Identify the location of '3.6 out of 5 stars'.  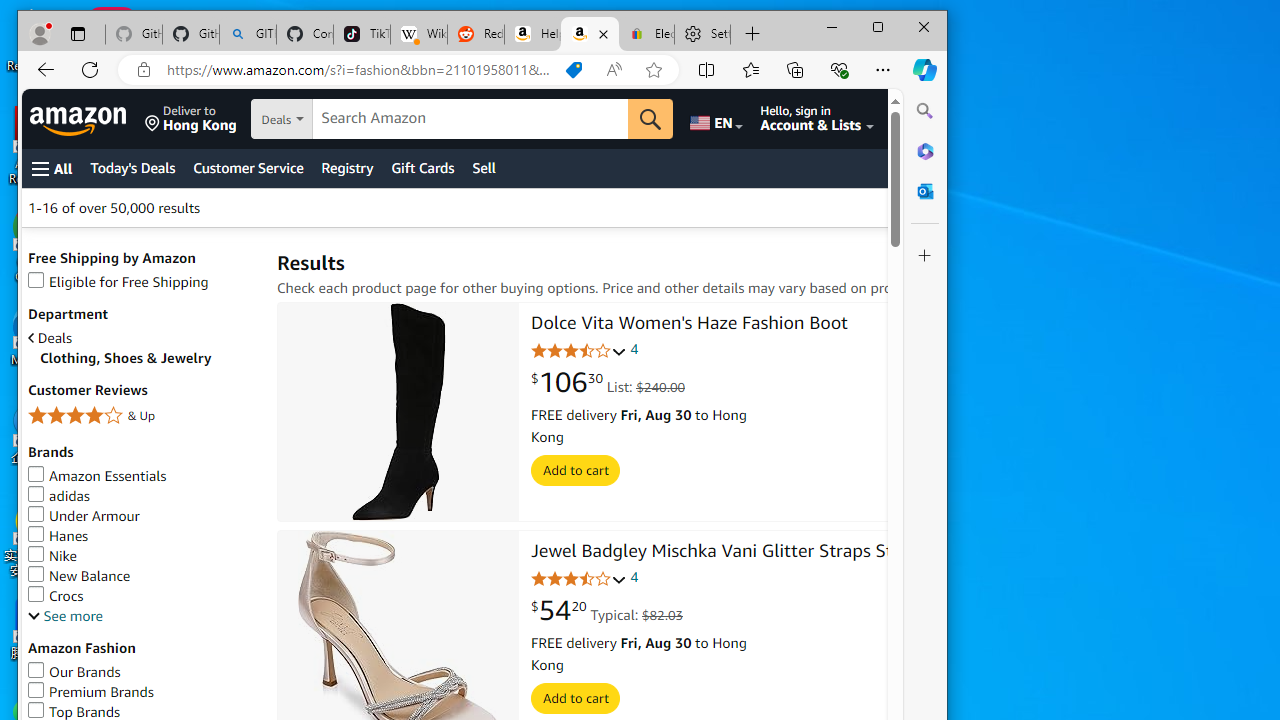
(578, 579).